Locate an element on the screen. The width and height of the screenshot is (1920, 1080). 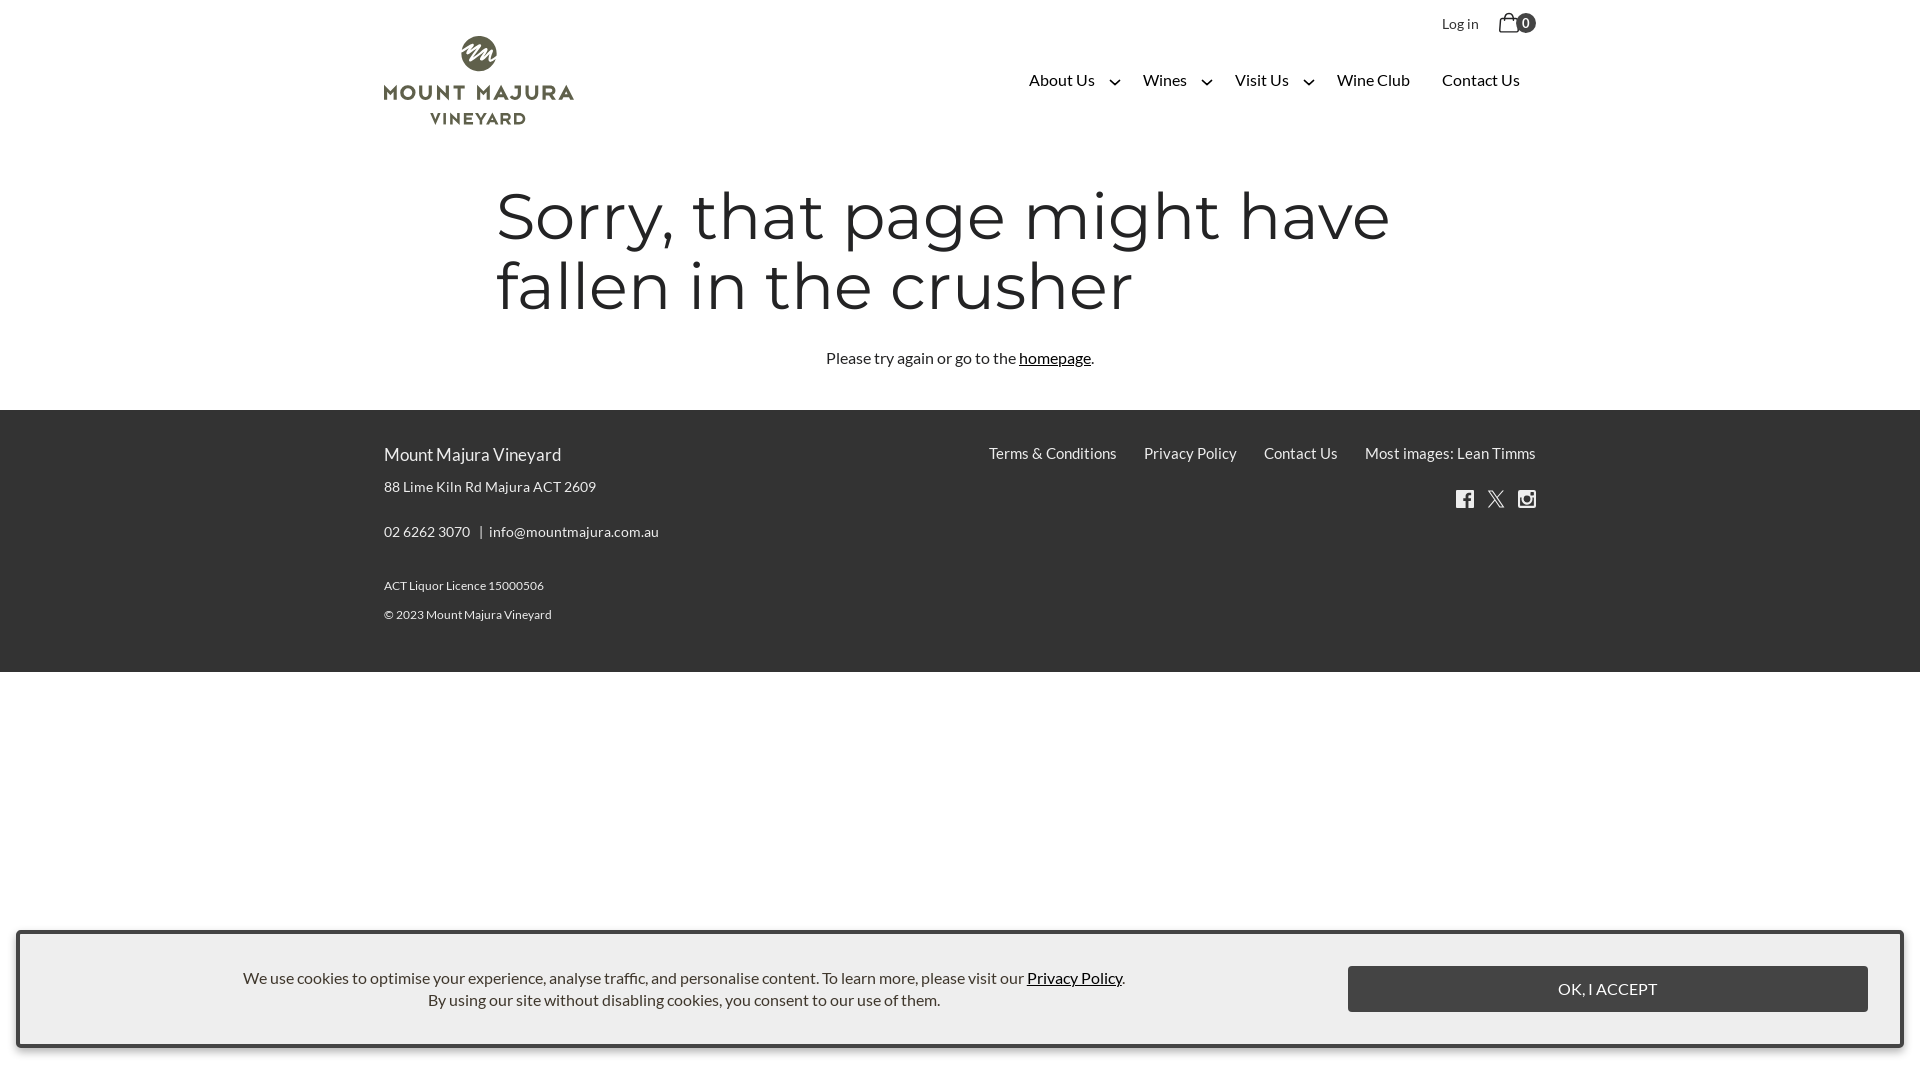
'Visit Us' is located at coordinates (1261, 79).